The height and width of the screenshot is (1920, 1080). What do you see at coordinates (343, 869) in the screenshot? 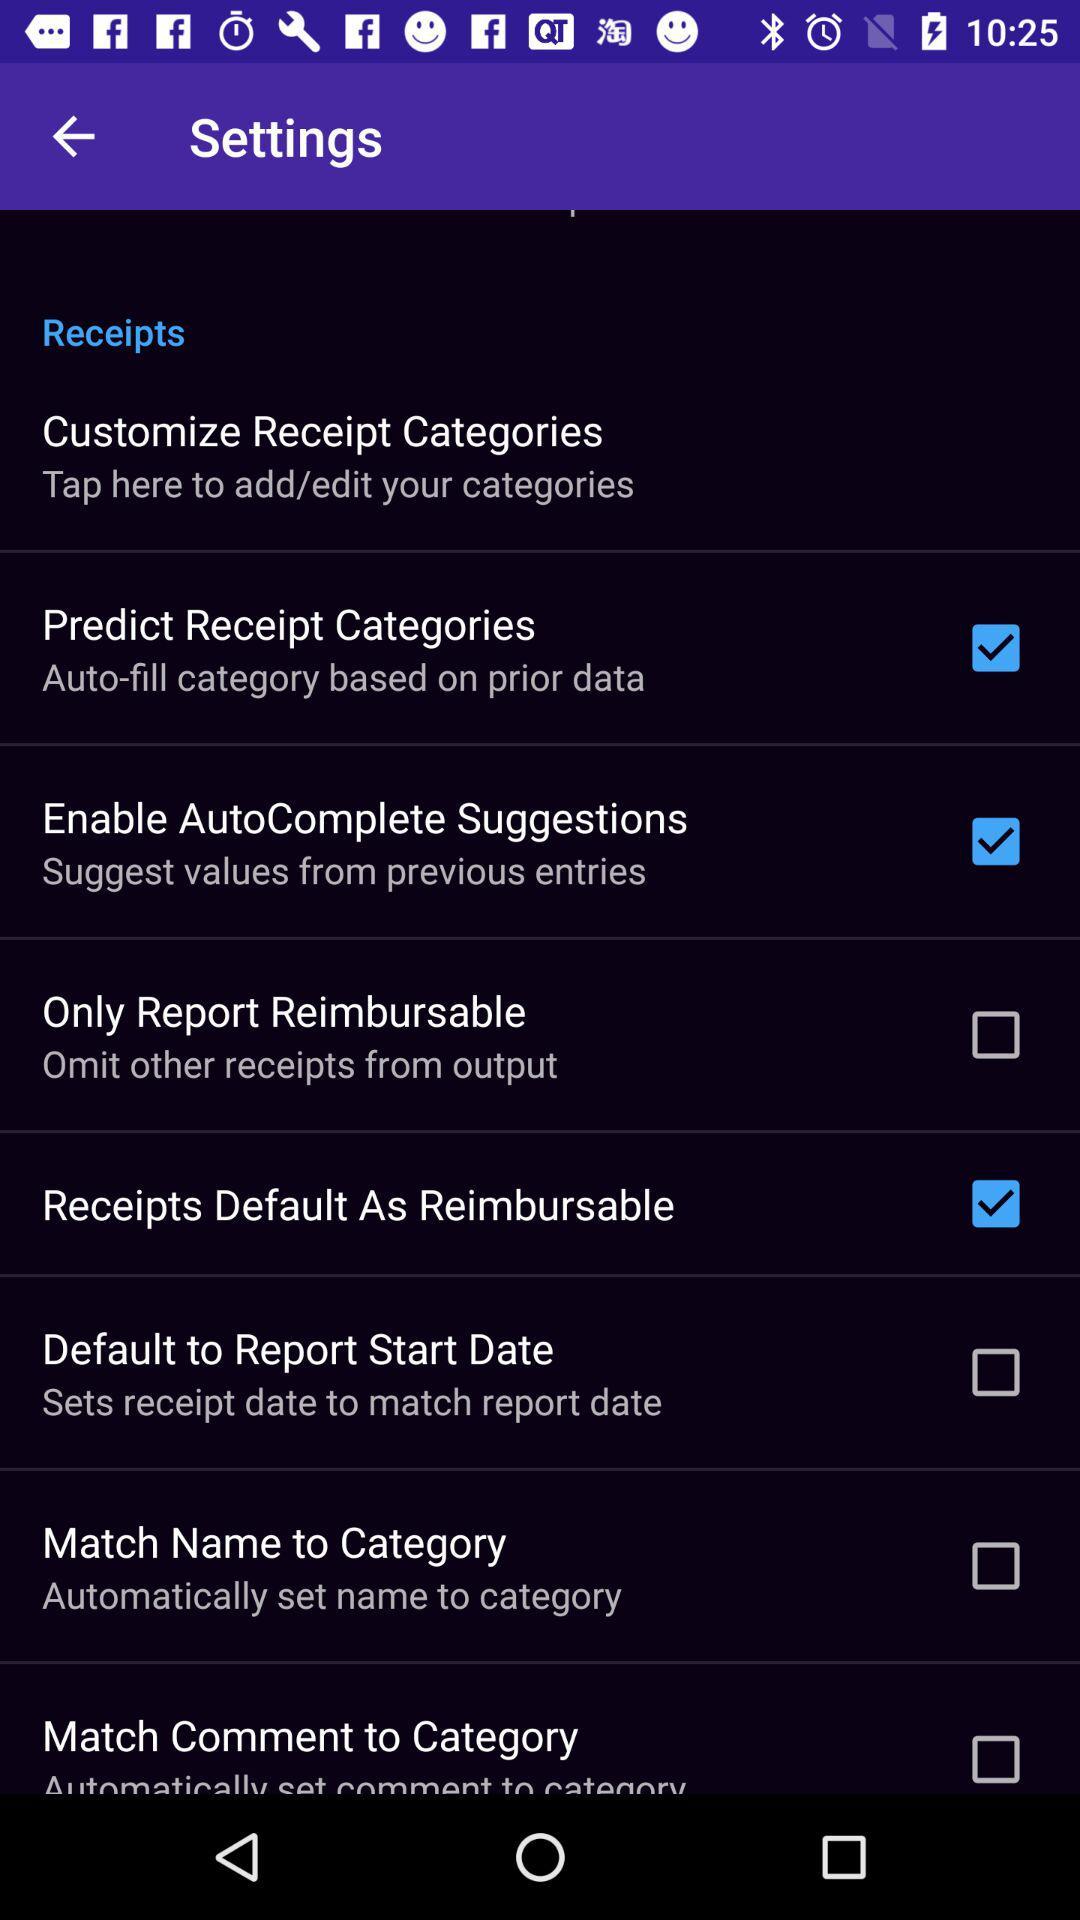
I see `the item below enable autocomplete suggestions icon` at bounding box center [343, 869].